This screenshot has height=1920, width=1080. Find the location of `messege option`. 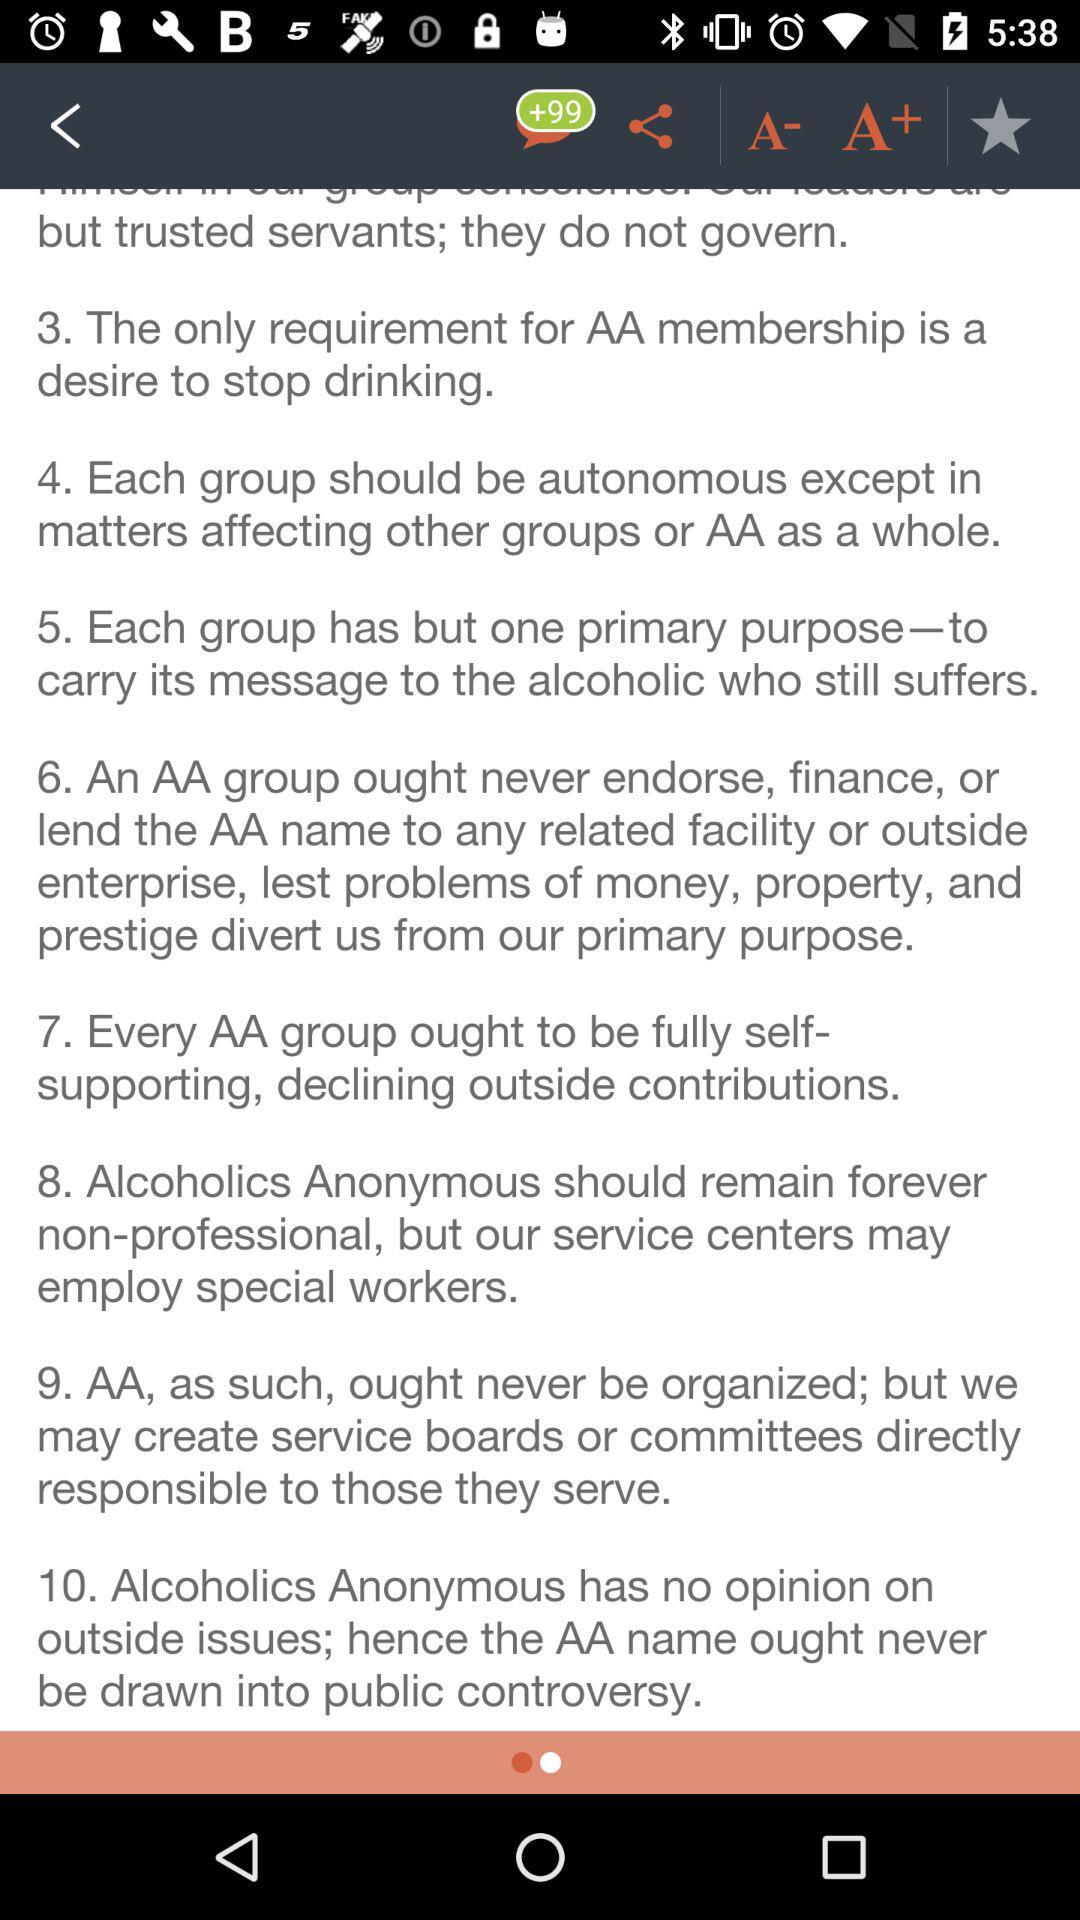

messege option is located at coordinates (546, 124).